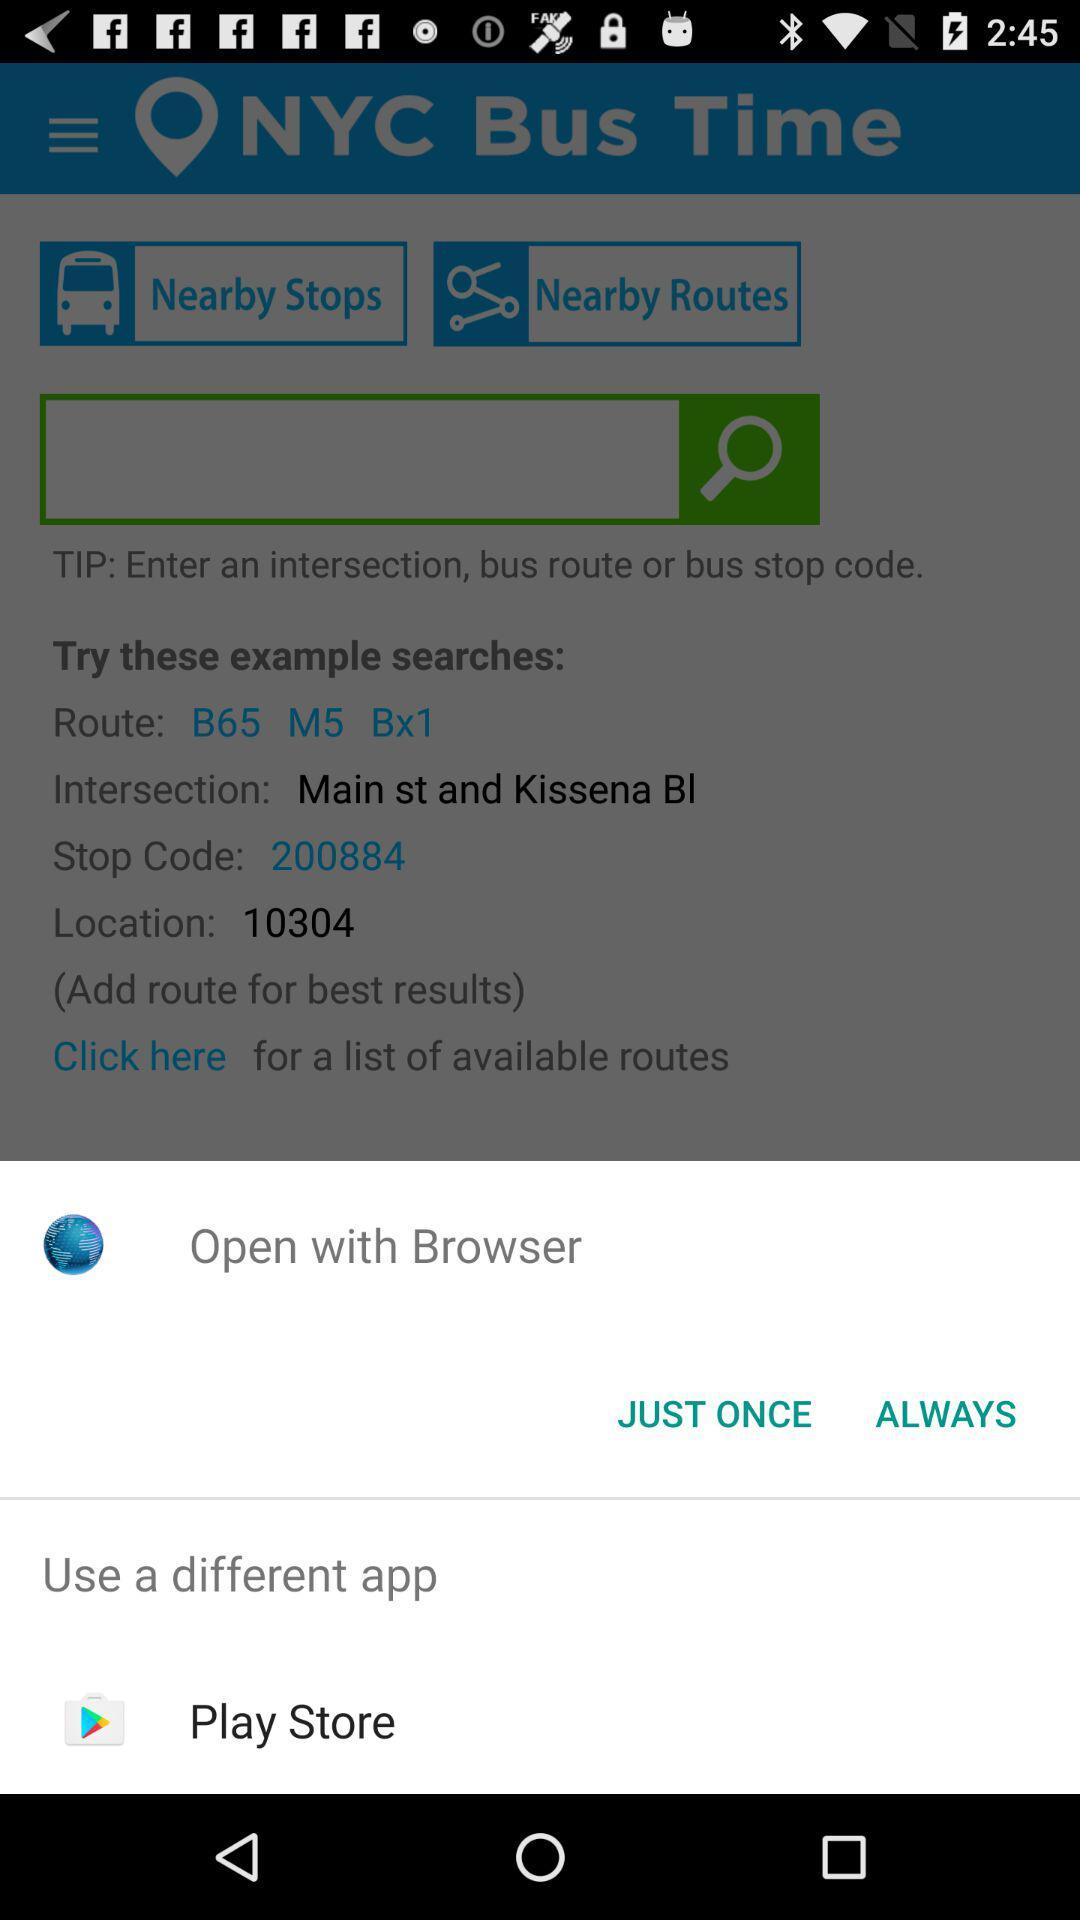  Describe the element at coordinates (945, 1411) in the screenshot. I see `the button at the bottom right corner` at that location.